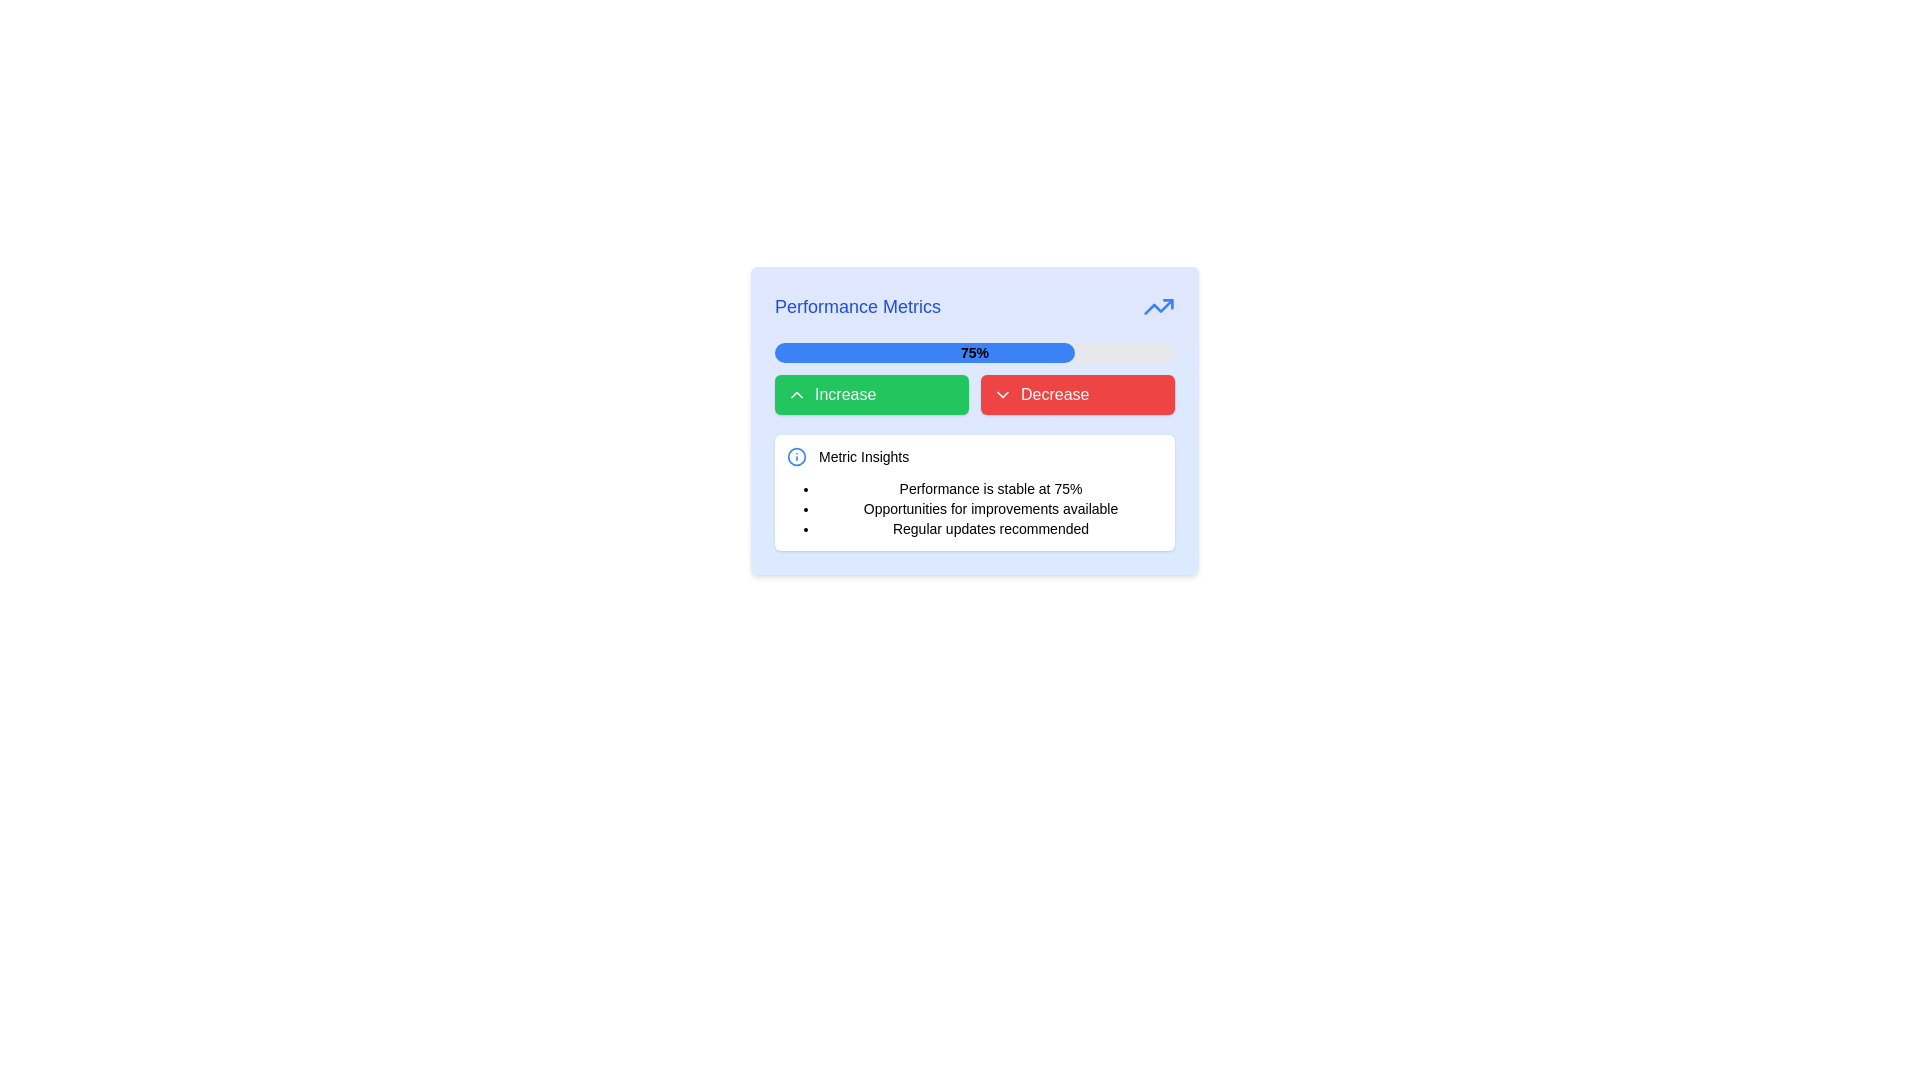 This screenshot has height=1080, width=1920. What do you see at coordinates (1077, 394) in the screenshot?
I see `the red 'Decrease' button located in the 'Performance Metrics' panel to decrease a value` at bounding box center [1077, 394].